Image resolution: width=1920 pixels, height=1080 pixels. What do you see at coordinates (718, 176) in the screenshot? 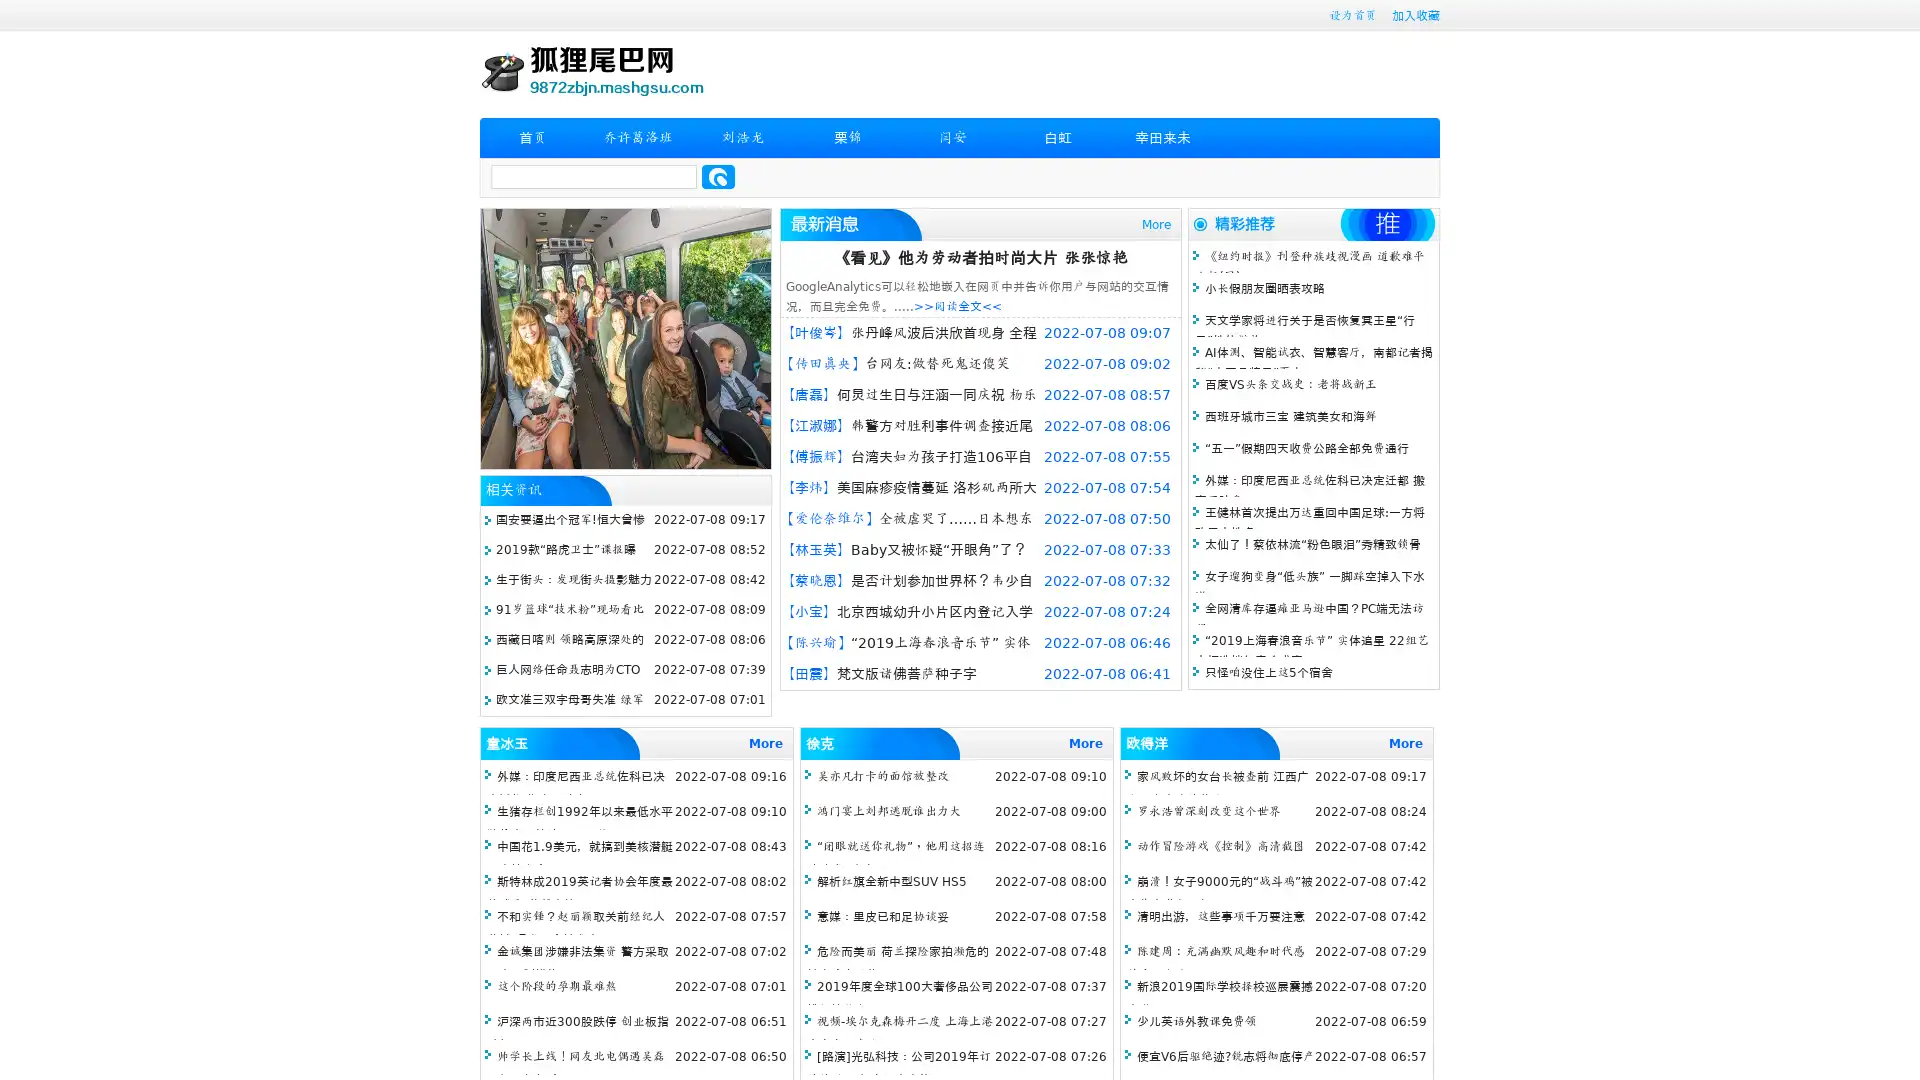
I see `Search` at bounding box center [718, 176].